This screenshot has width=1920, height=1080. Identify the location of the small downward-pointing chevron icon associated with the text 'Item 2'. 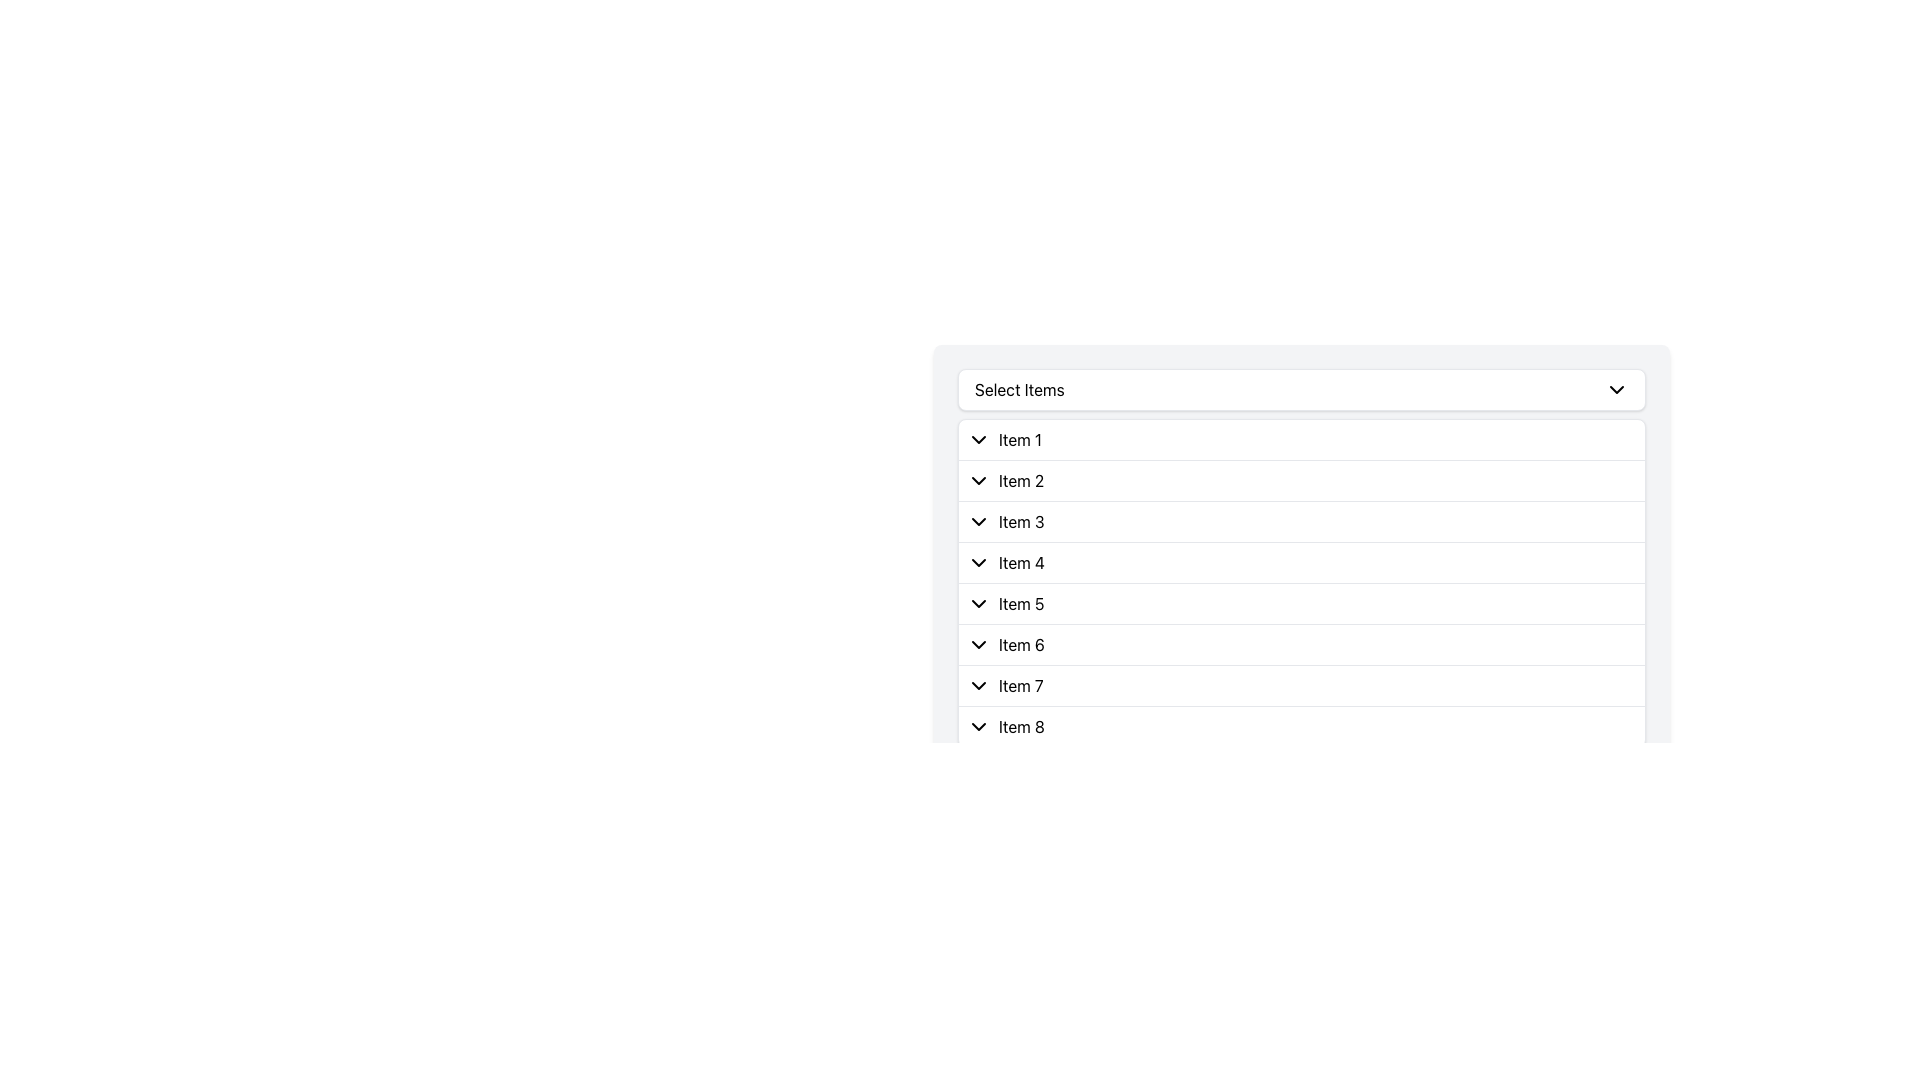
(979, 481).